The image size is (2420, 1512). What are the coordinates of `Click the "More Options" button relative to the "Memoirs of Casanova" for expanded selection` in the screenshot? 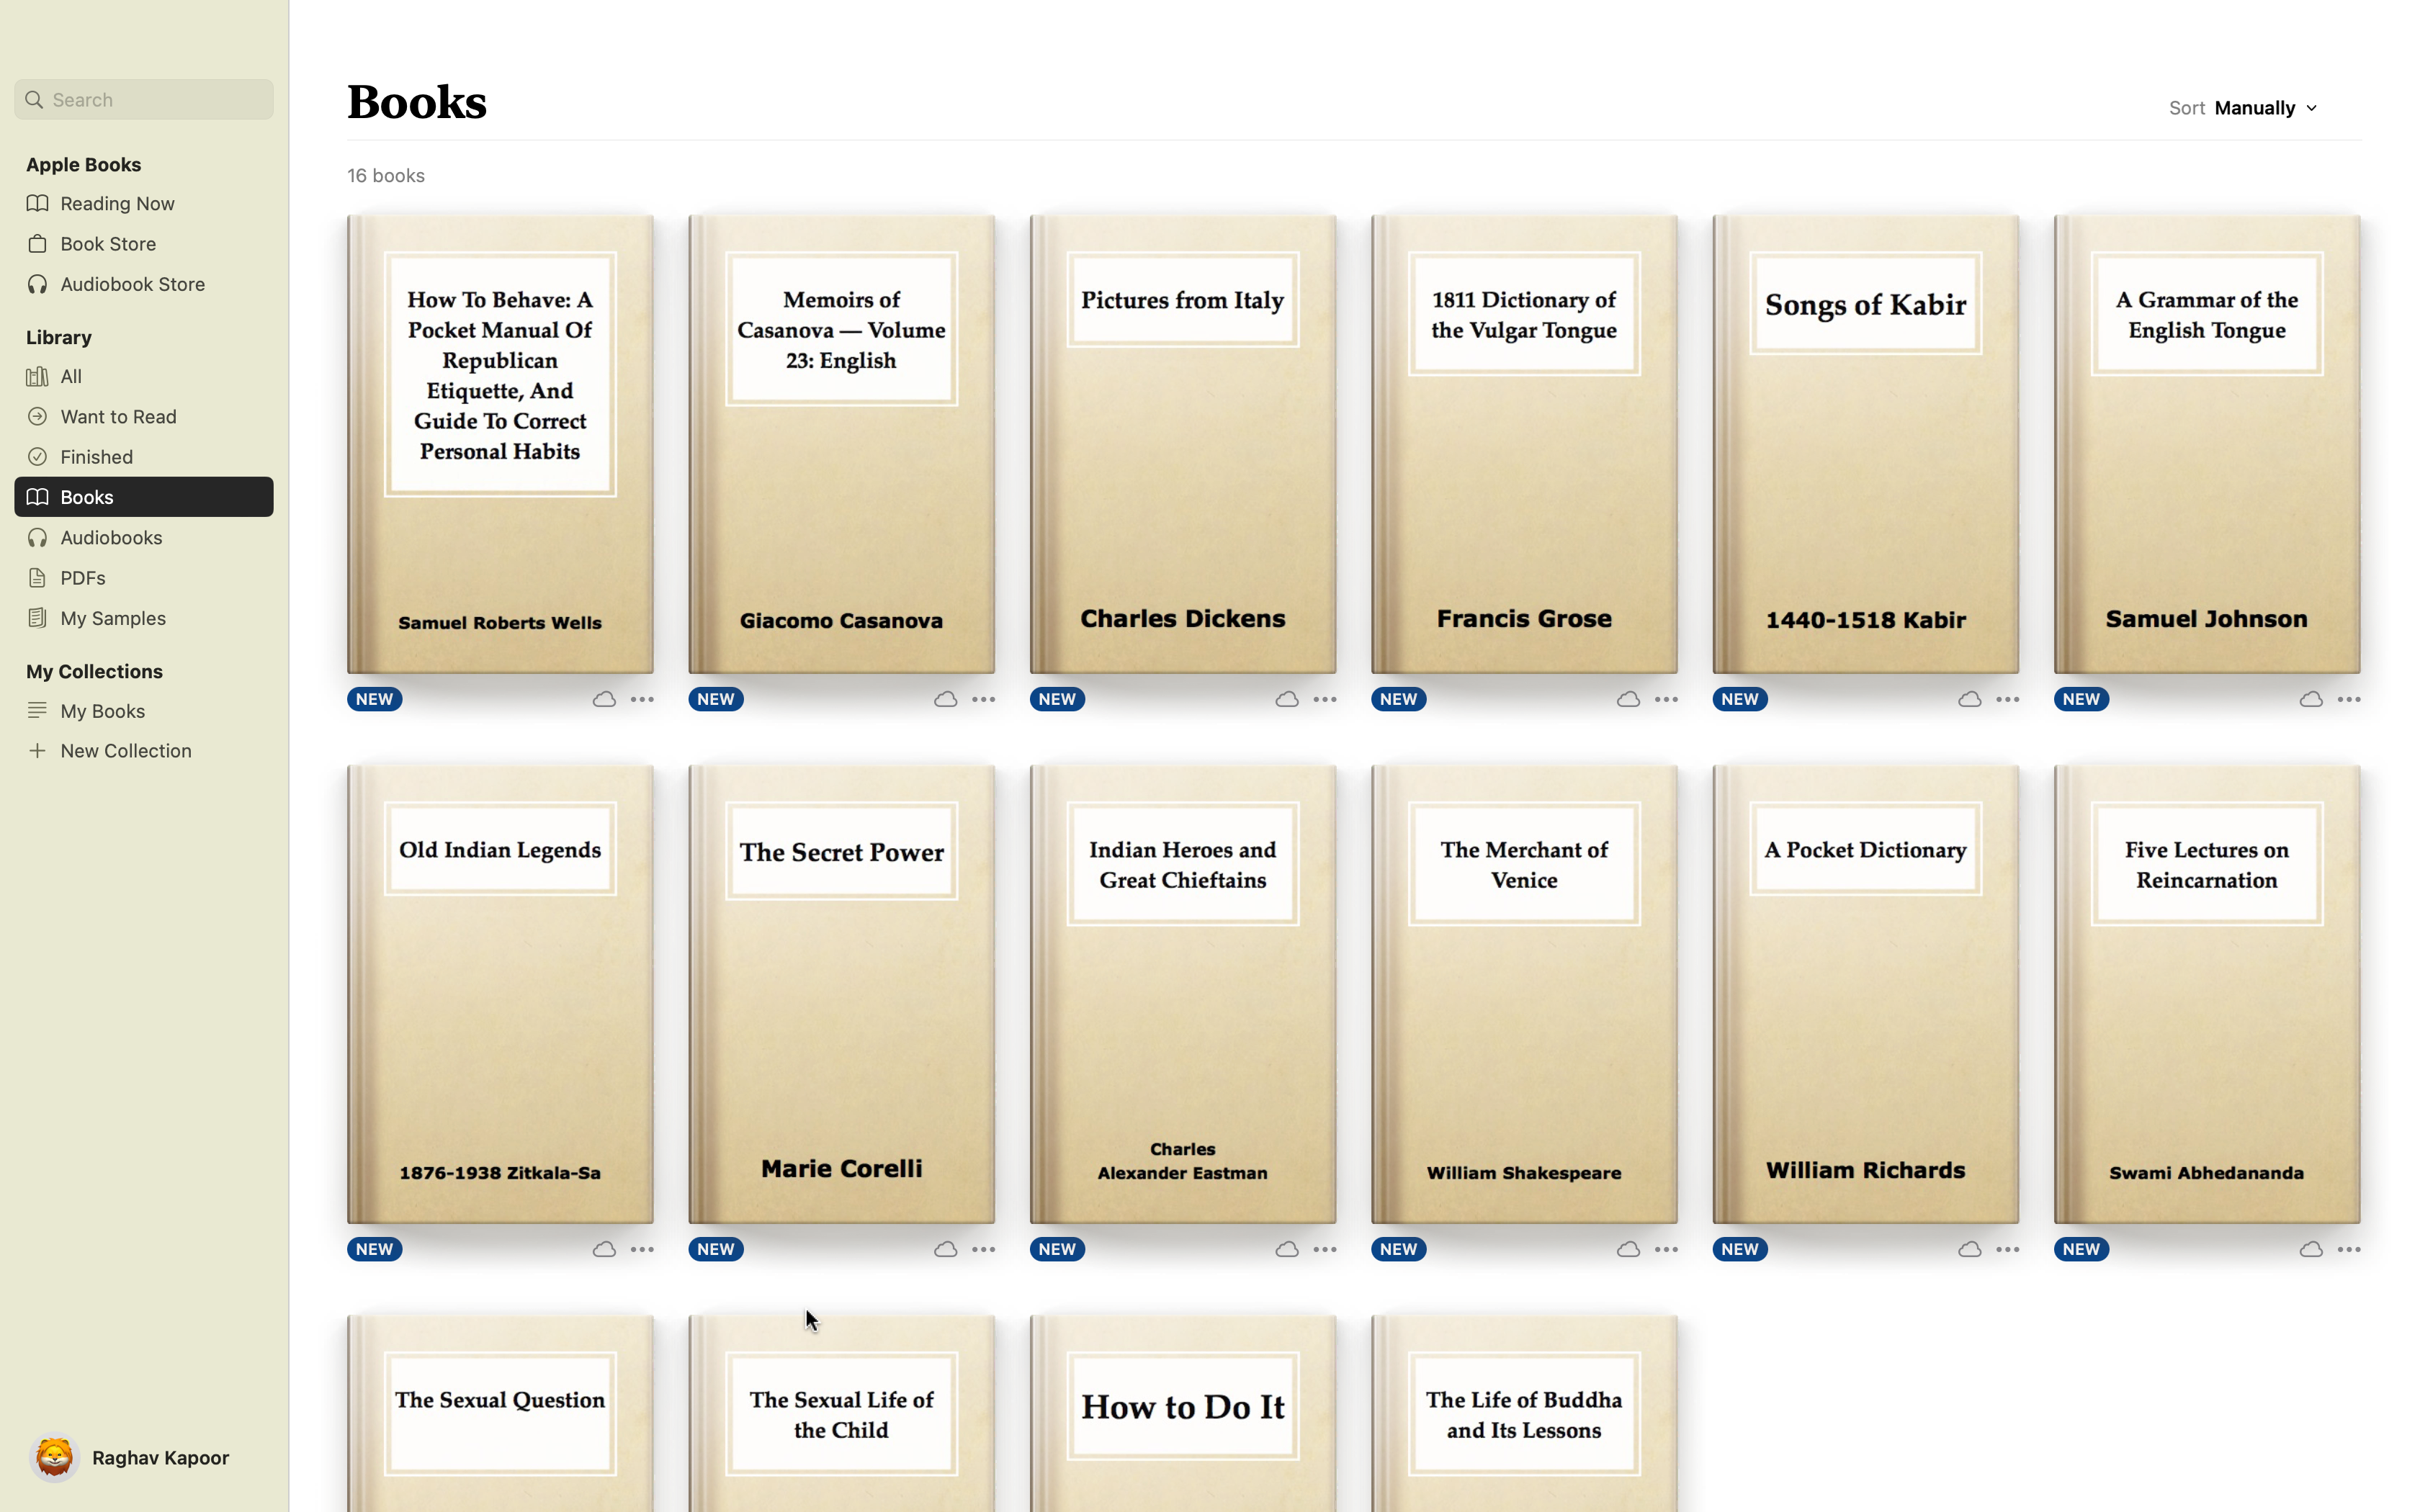 It's located at (957, 696).